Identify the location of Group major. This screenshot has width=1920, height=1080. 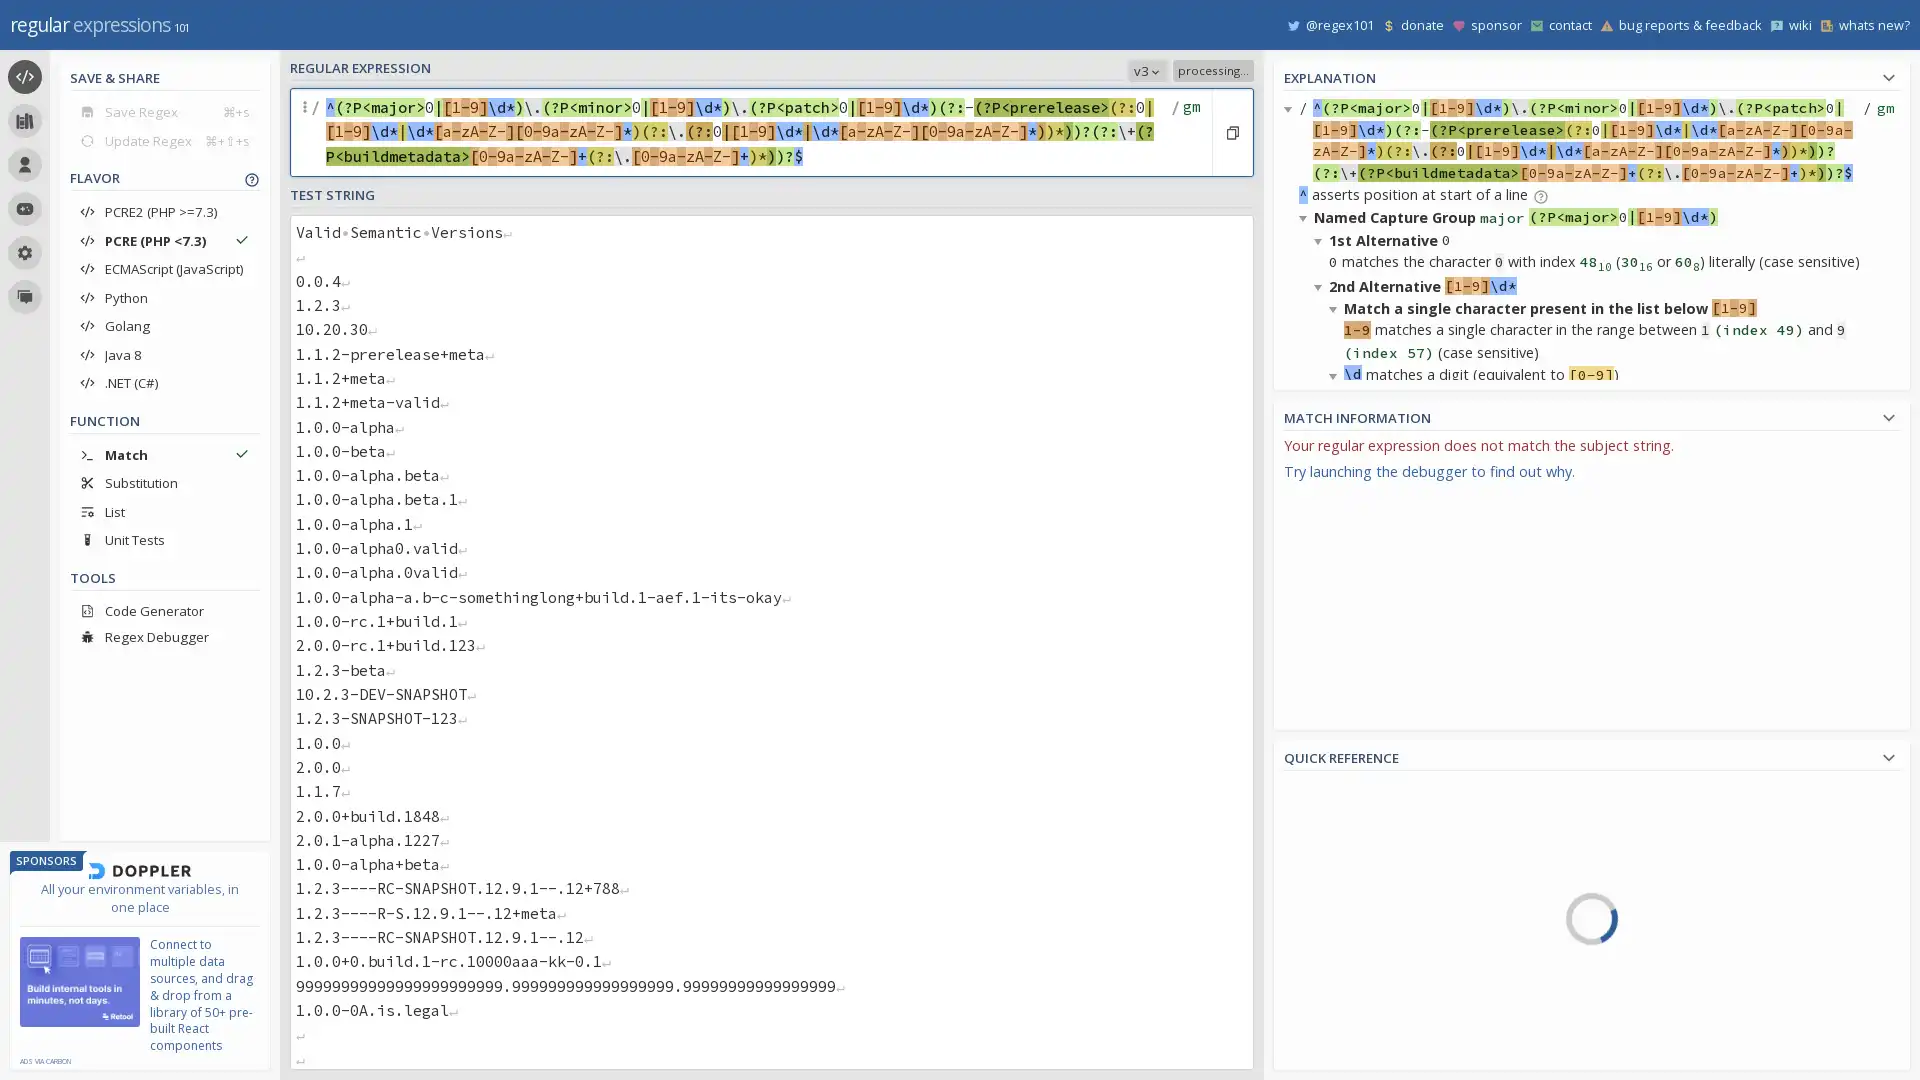
(1337, 659).